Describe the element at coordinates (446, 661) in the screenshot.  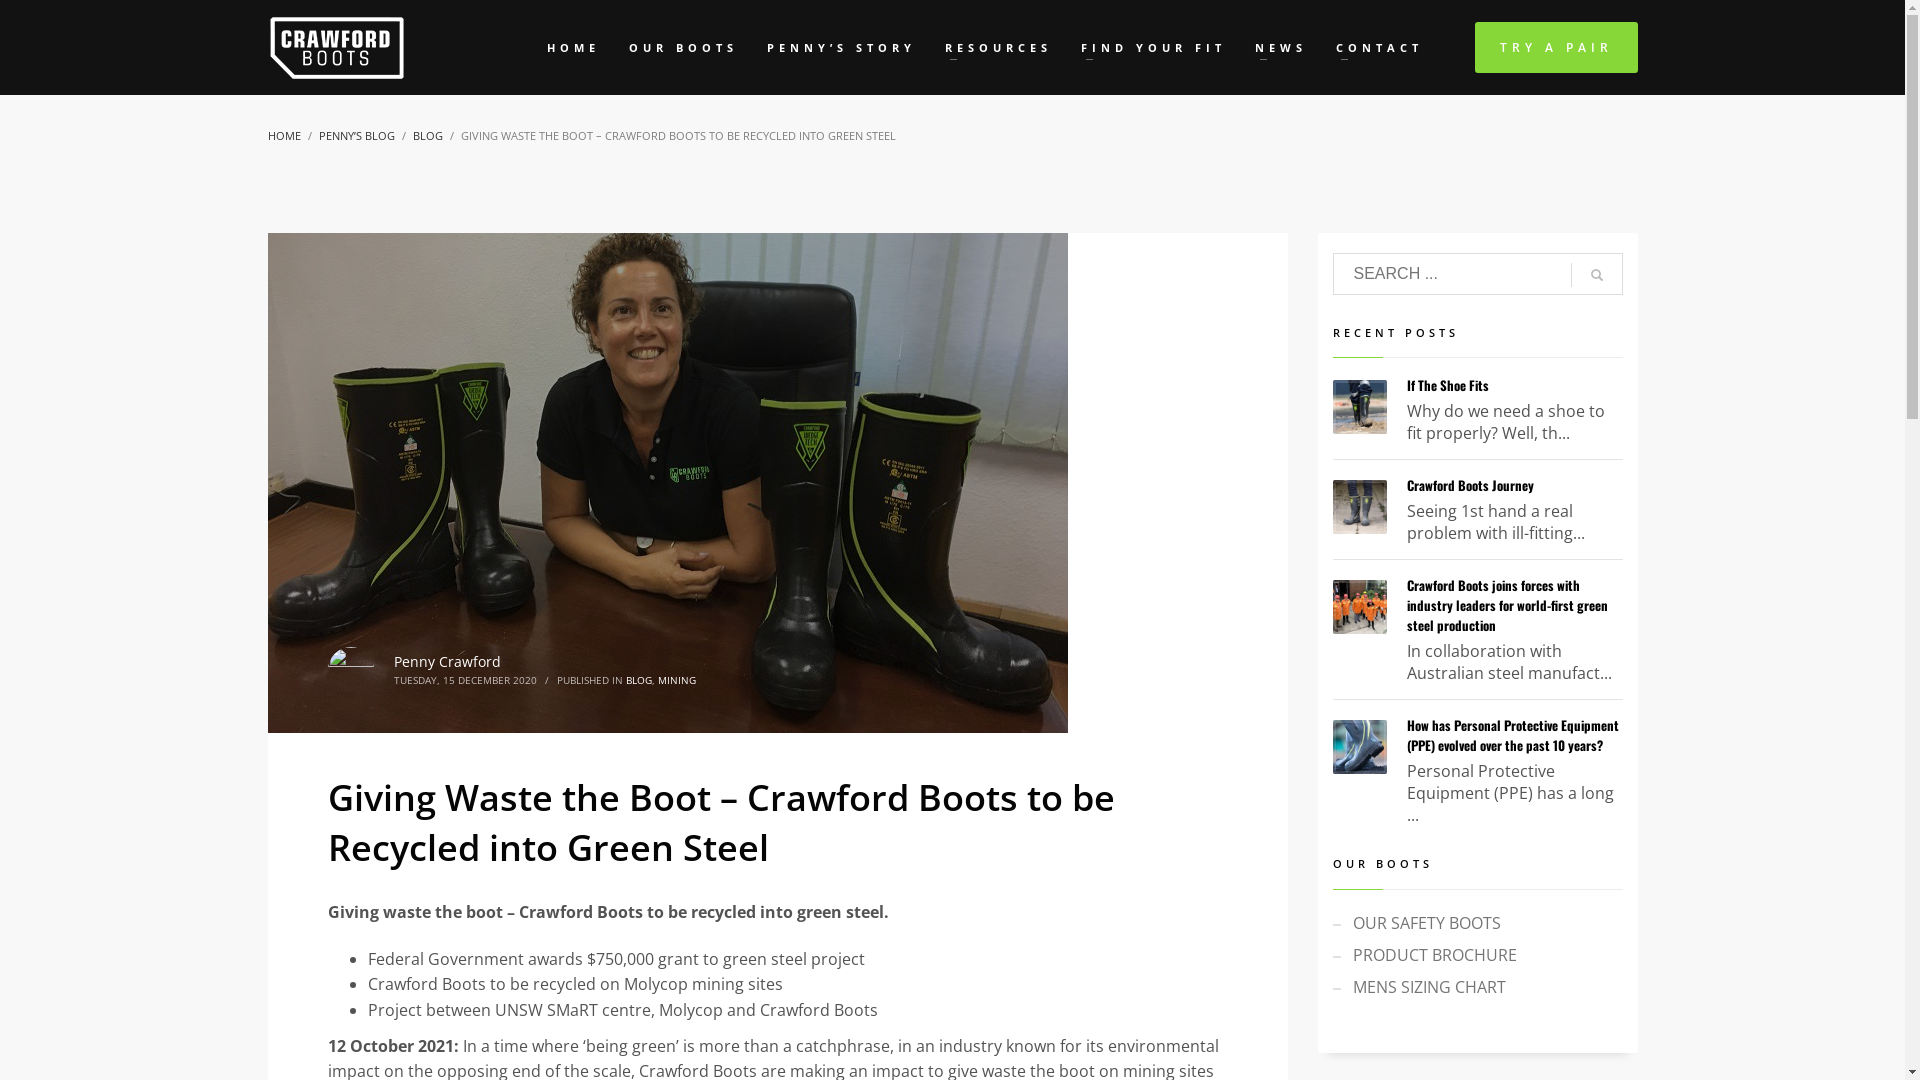
I see `'Penny Crawford'` at that location.